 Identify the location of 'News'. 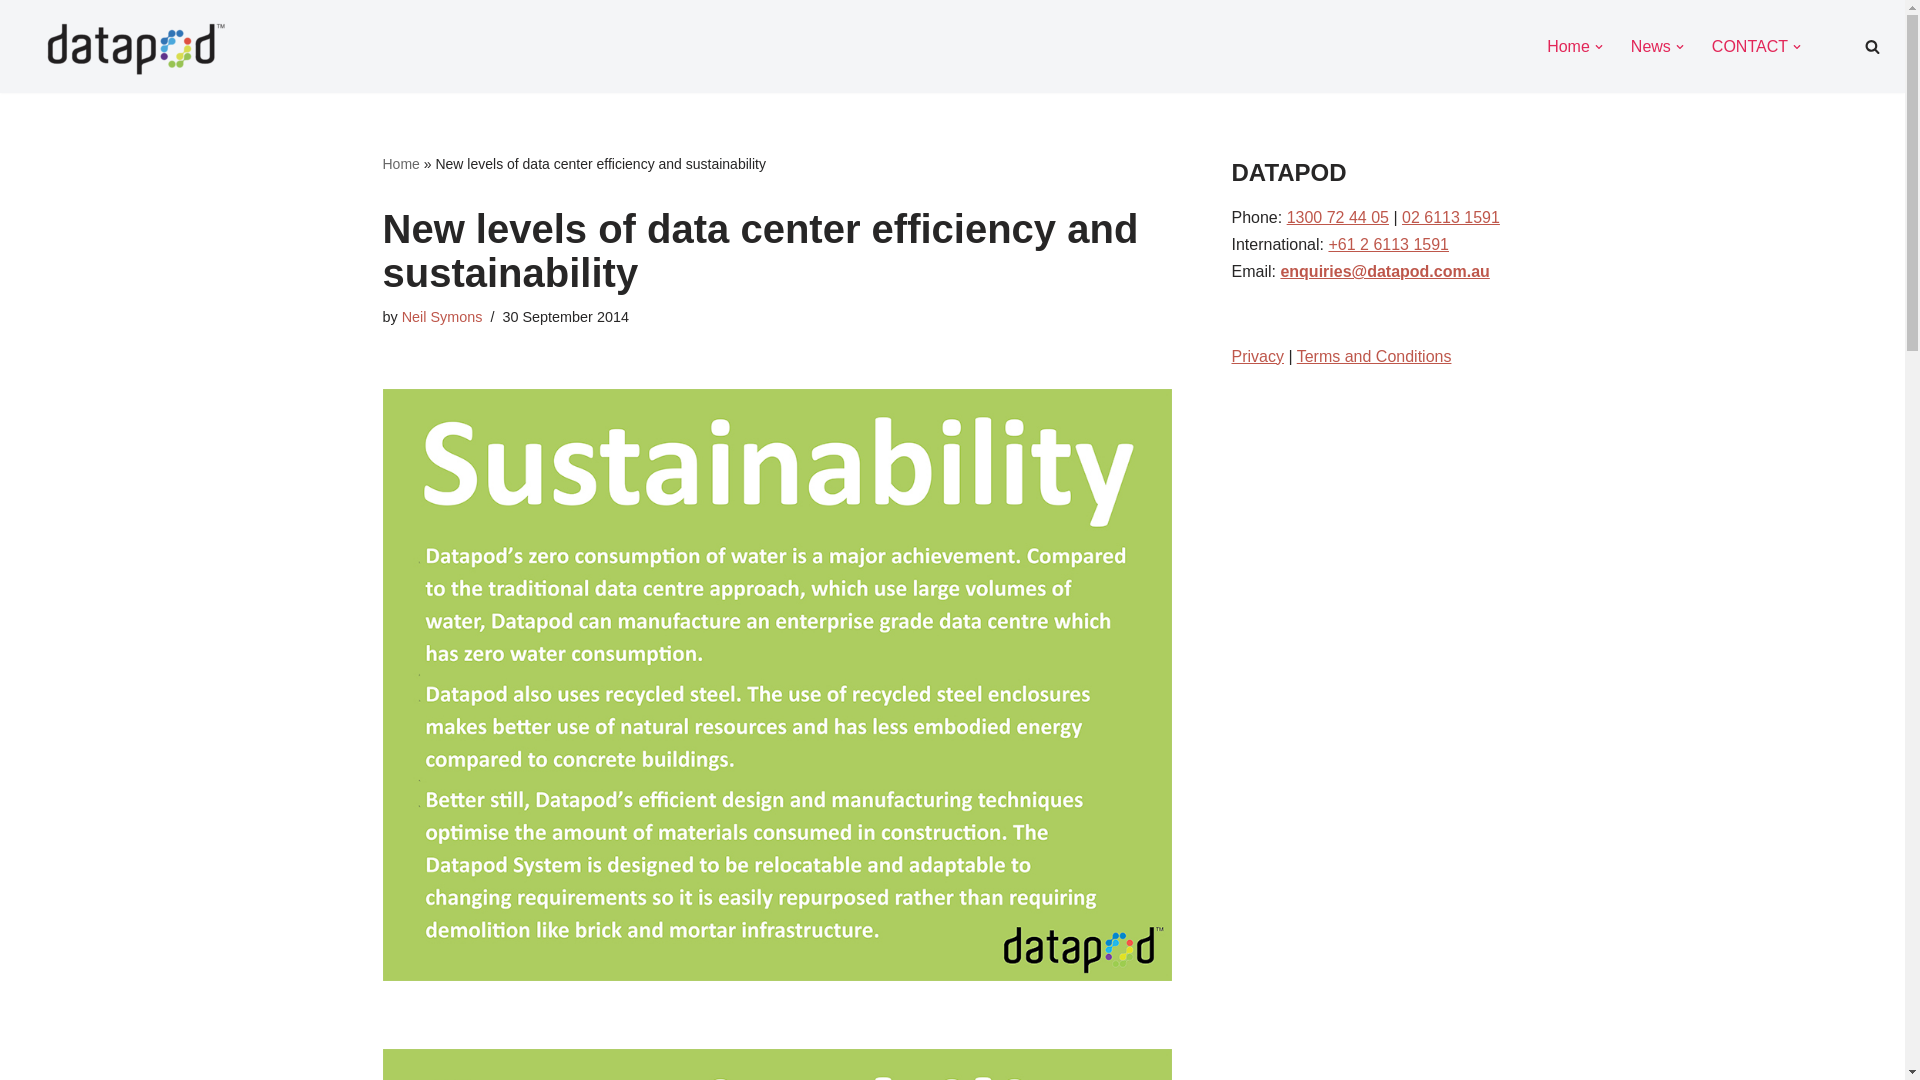
(1651, 45).